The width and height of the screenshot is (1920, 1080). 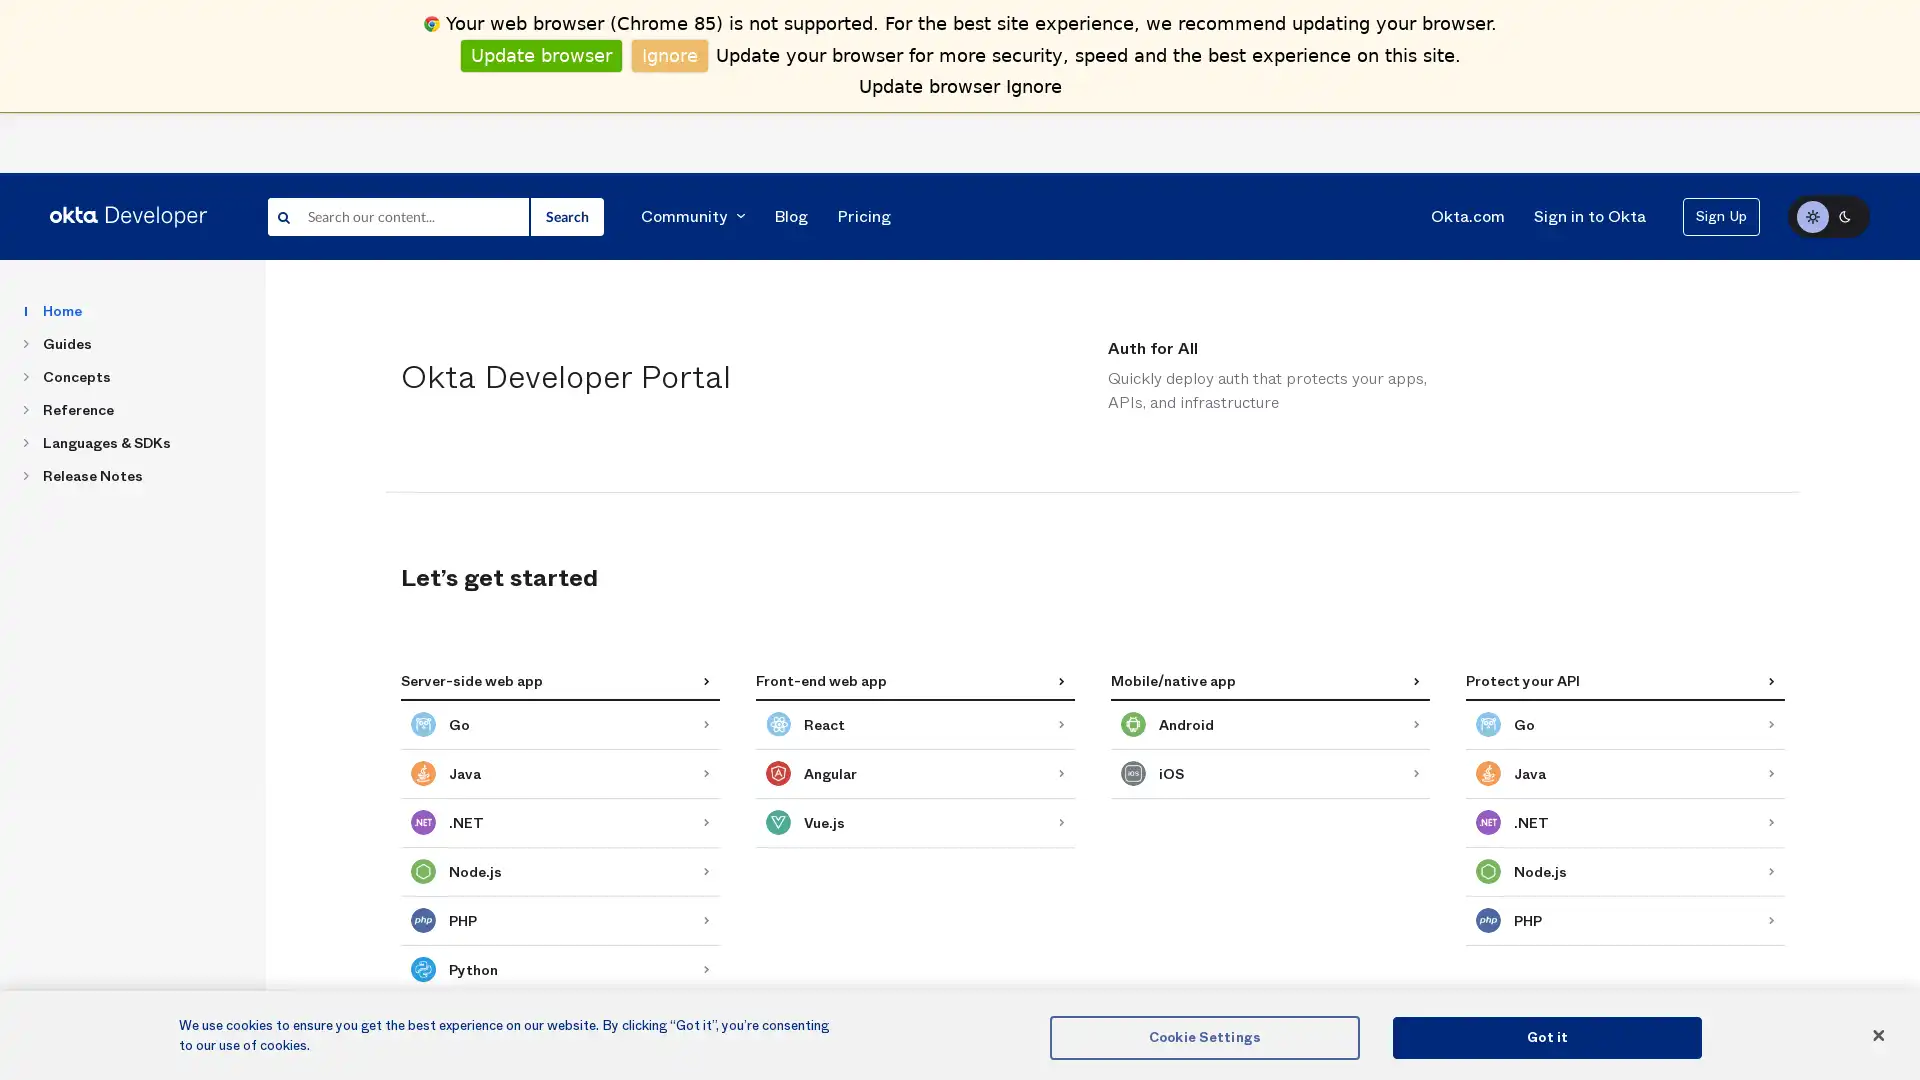 I want to click on Cookie Settings, so click(x=1203, y=1036).